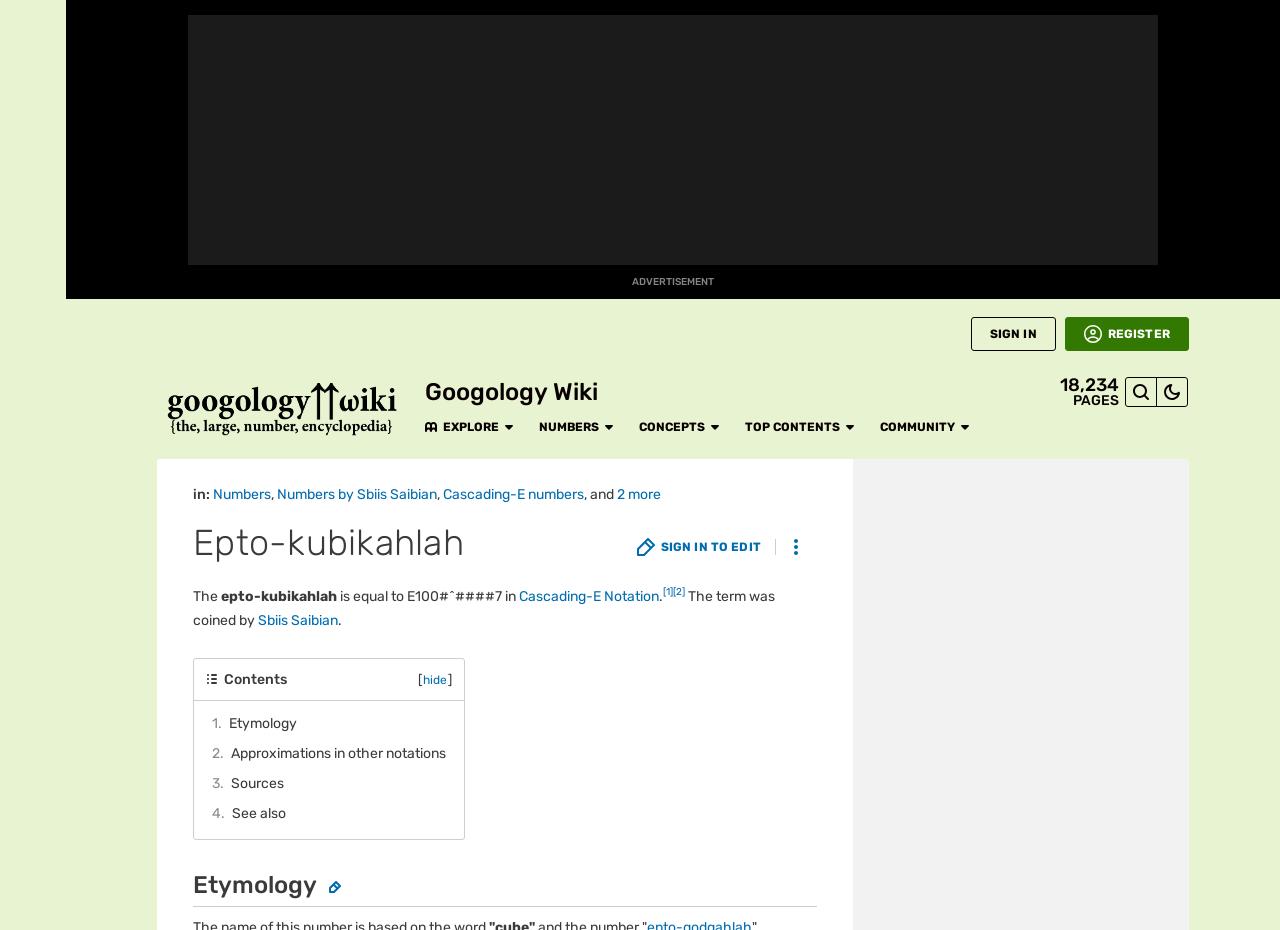 This screenshot has height=930, width=1280. Describe the element at coordinates (647, 136) in the screenshot. I see `'Extended Cascading-E'` at that location.